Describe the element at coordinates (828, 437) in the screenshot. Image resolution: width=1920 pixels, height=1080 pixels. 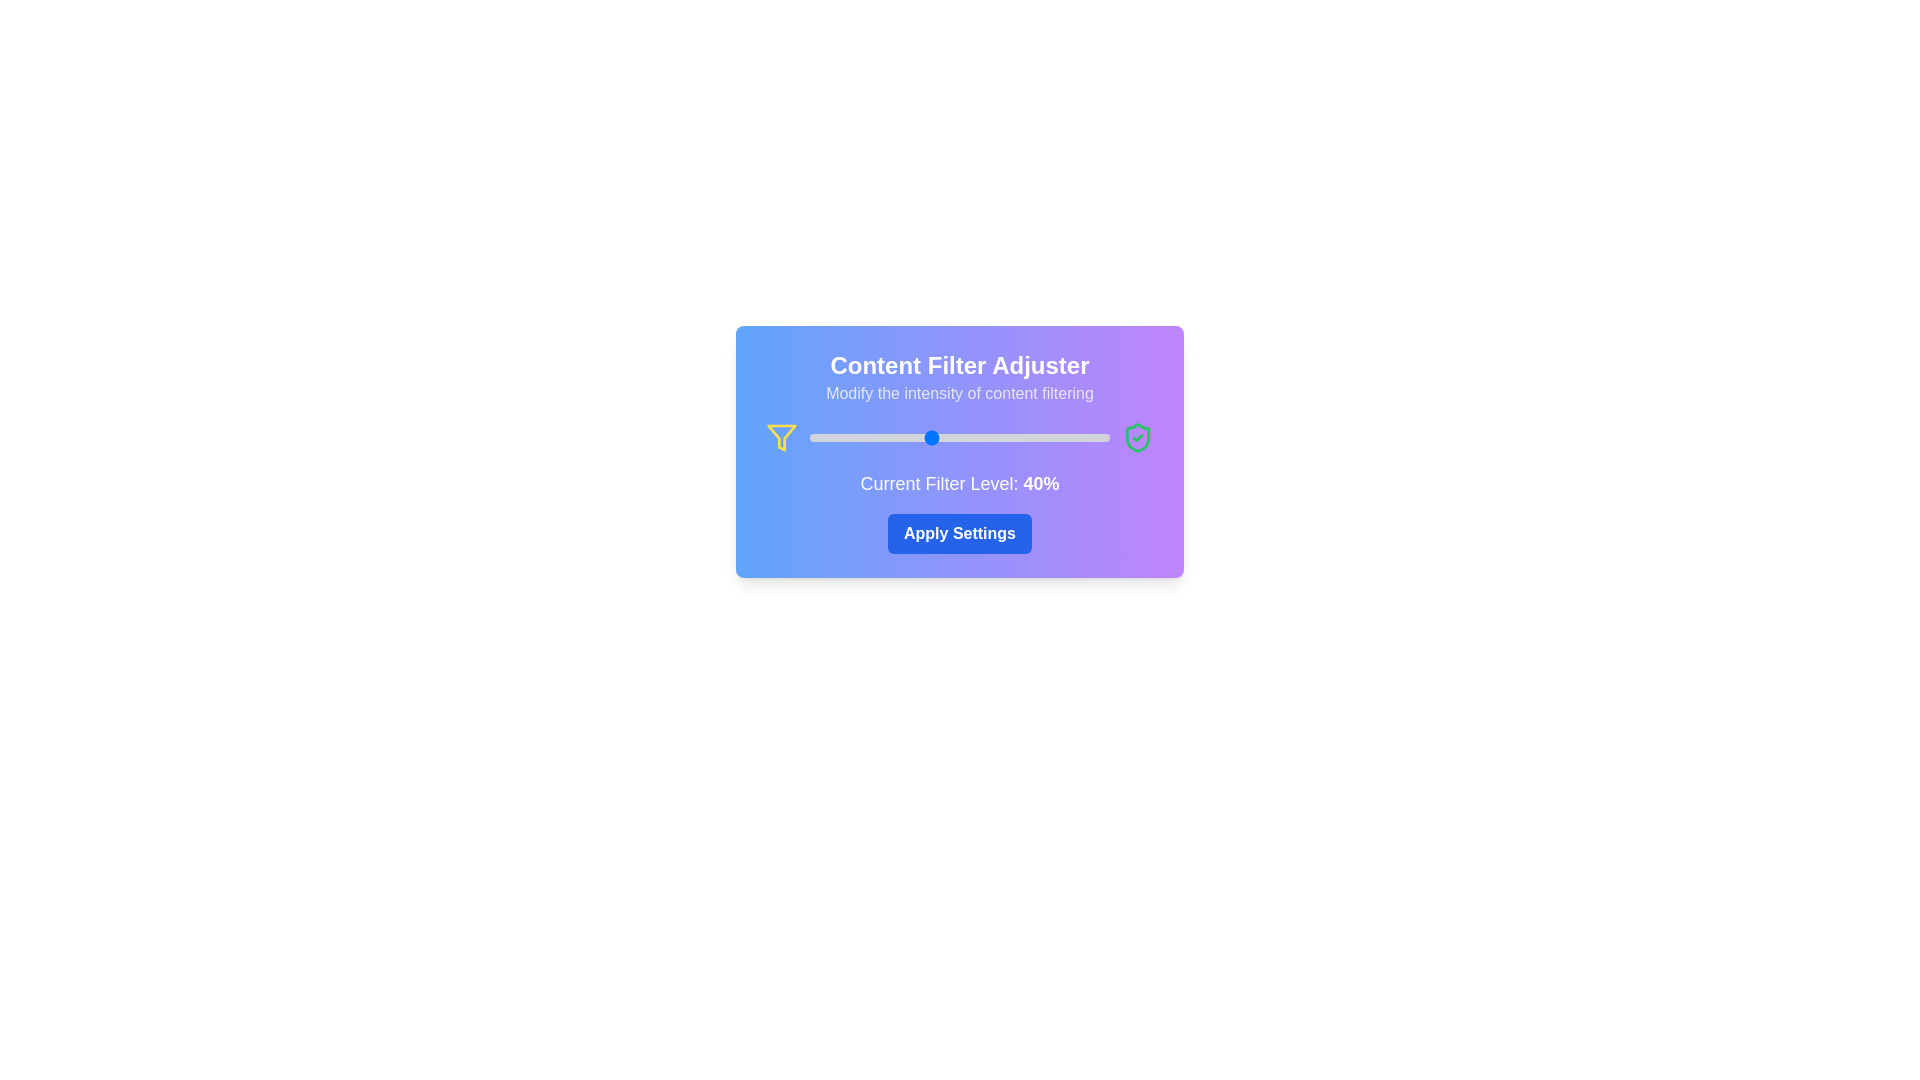
I see `the content filter level to 6% by dragging the slider` at that location.